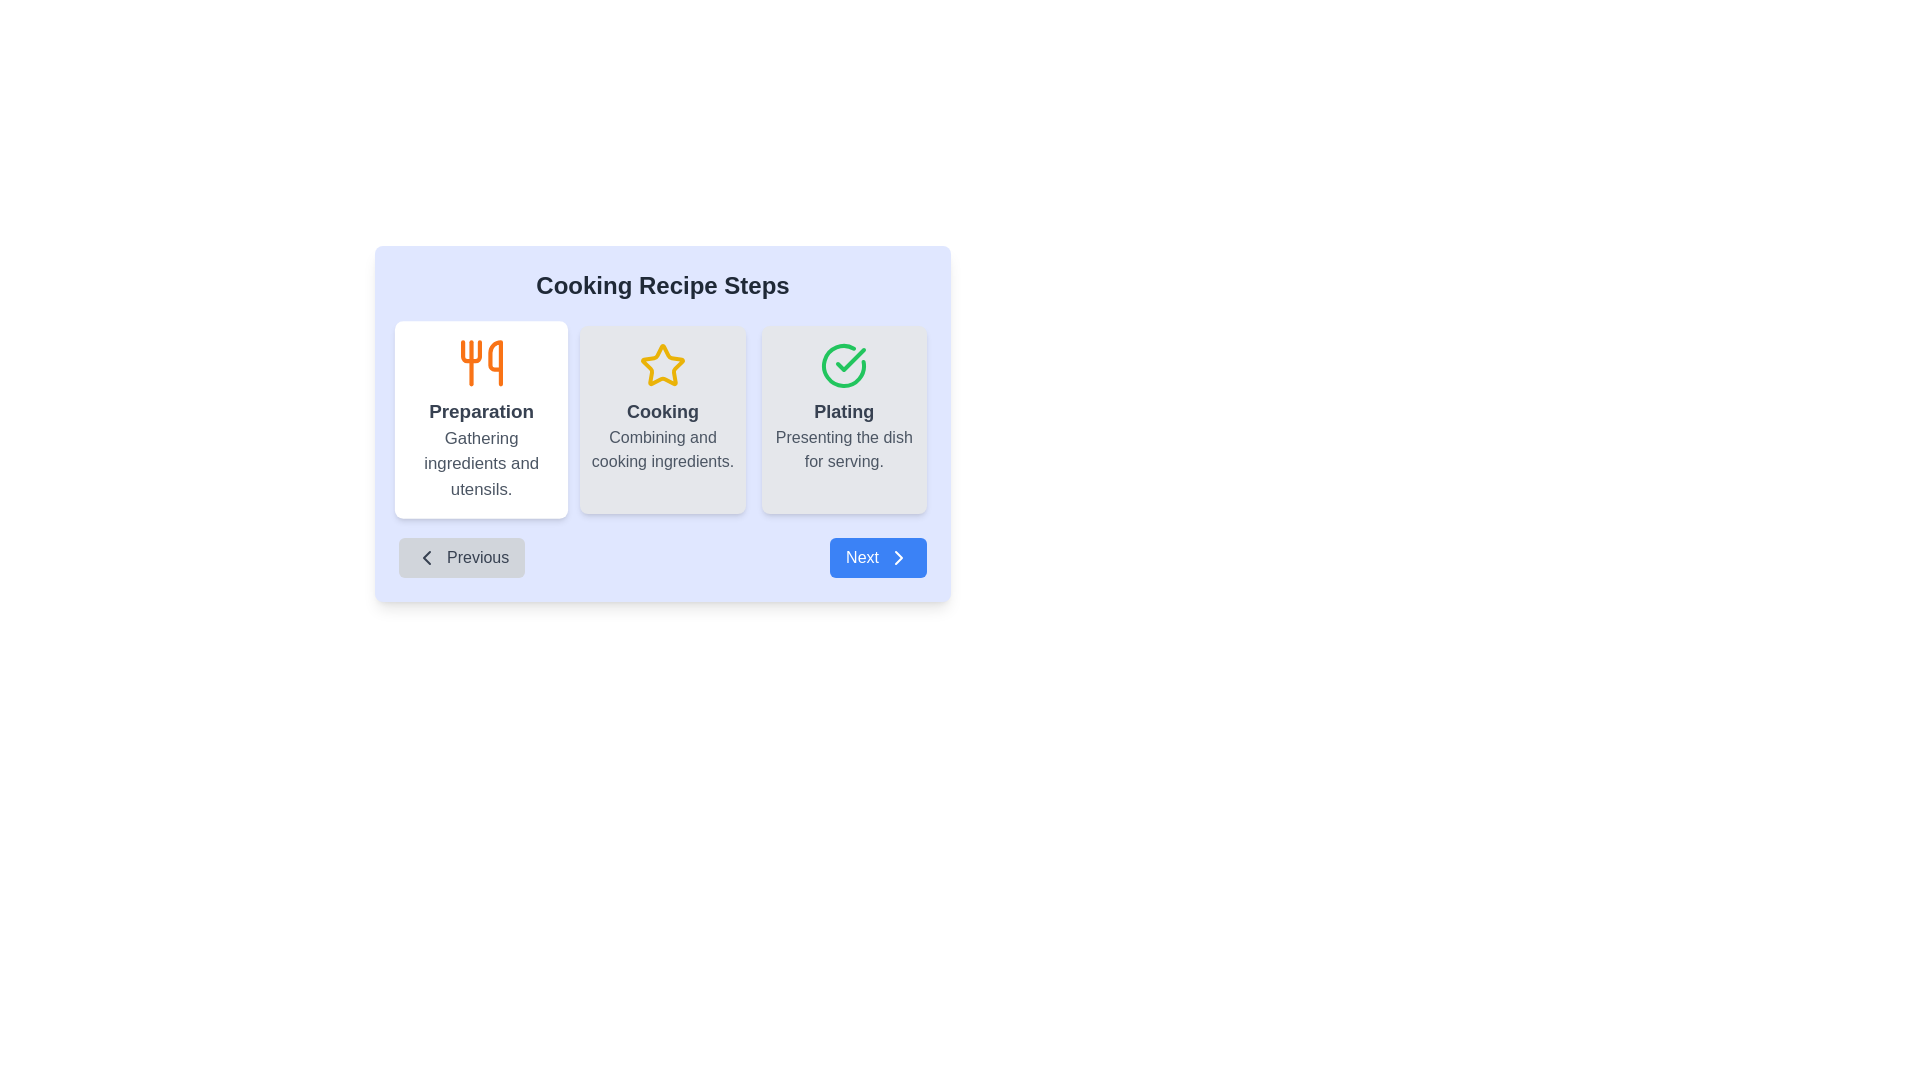  I want to click on the text label that displays the word 'Preparation', which is styled in a large, bold dark gray font and is positioned below an orange utensils icon, so click(481, 410).